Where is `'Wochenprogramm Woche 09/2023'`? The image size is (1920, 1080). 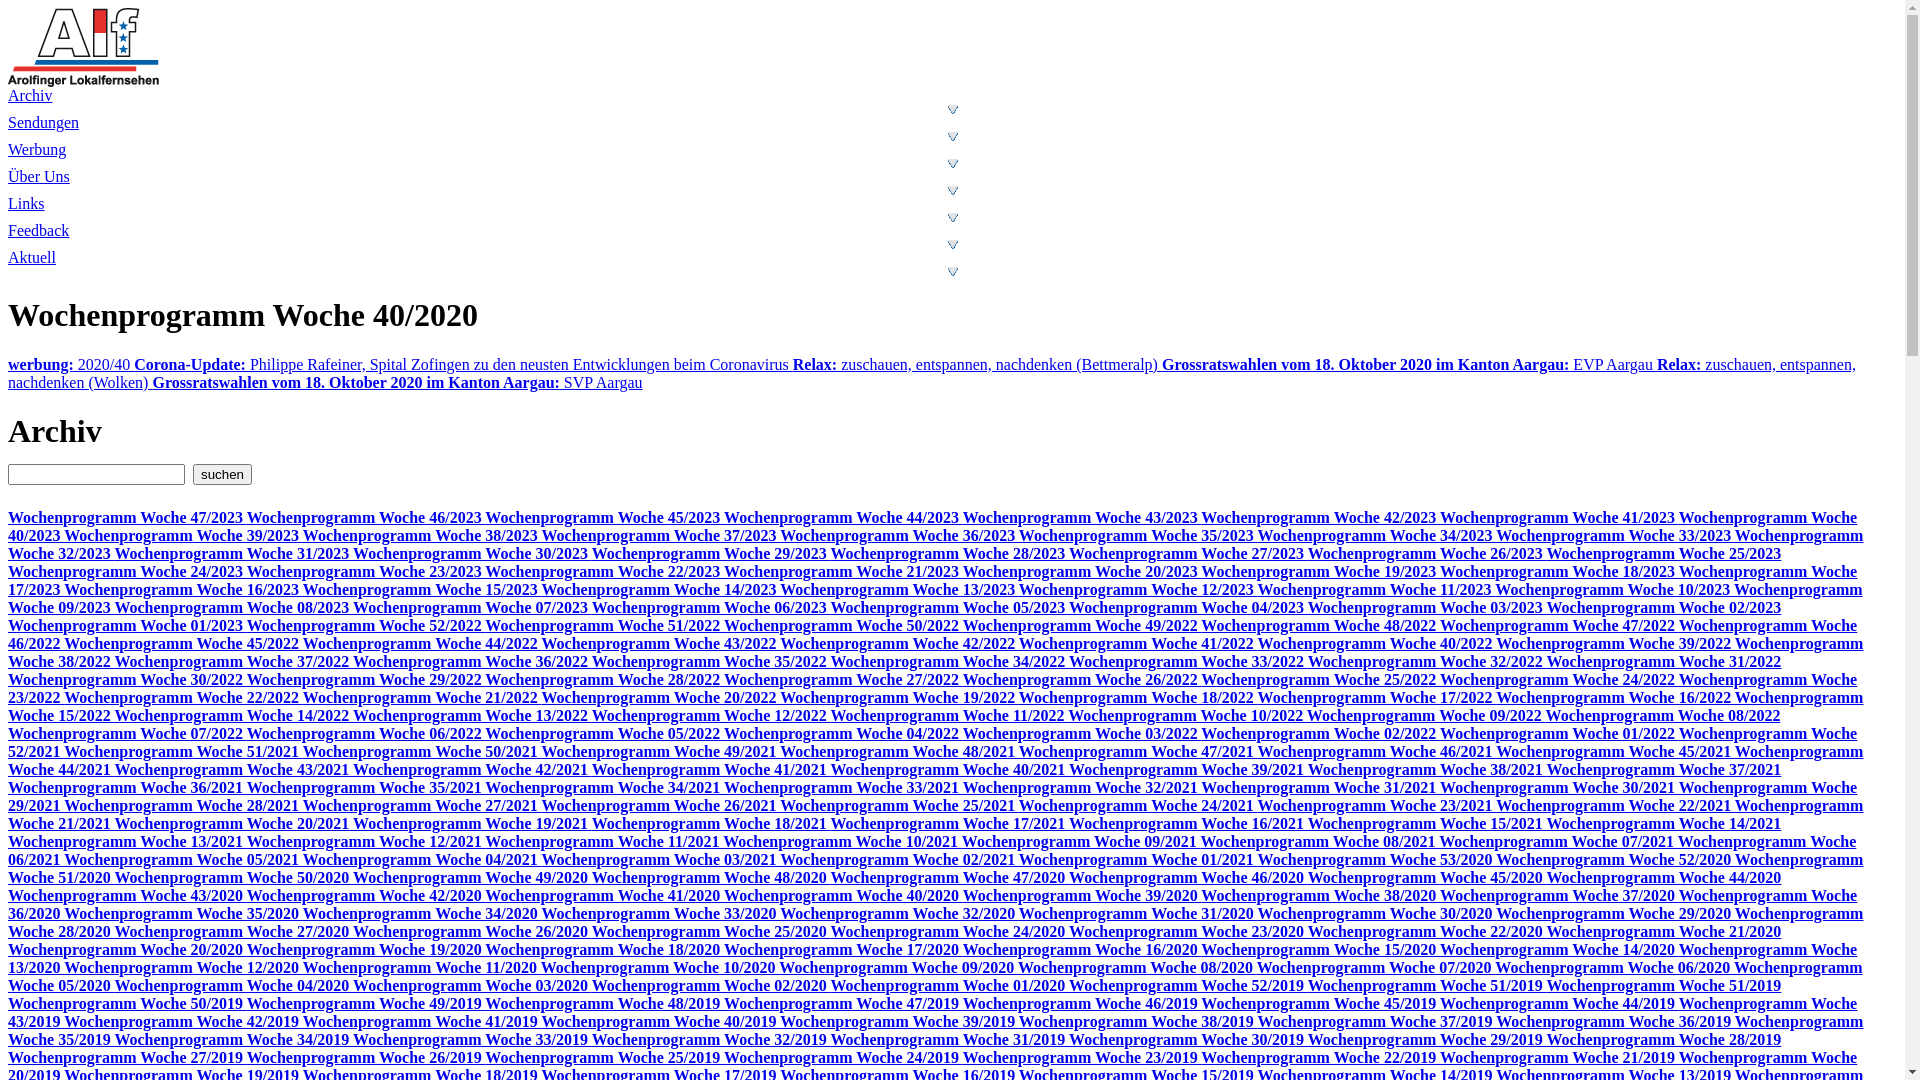 'Wochenprogramm Woche 09/2023' is located at coordinates (8, 597).